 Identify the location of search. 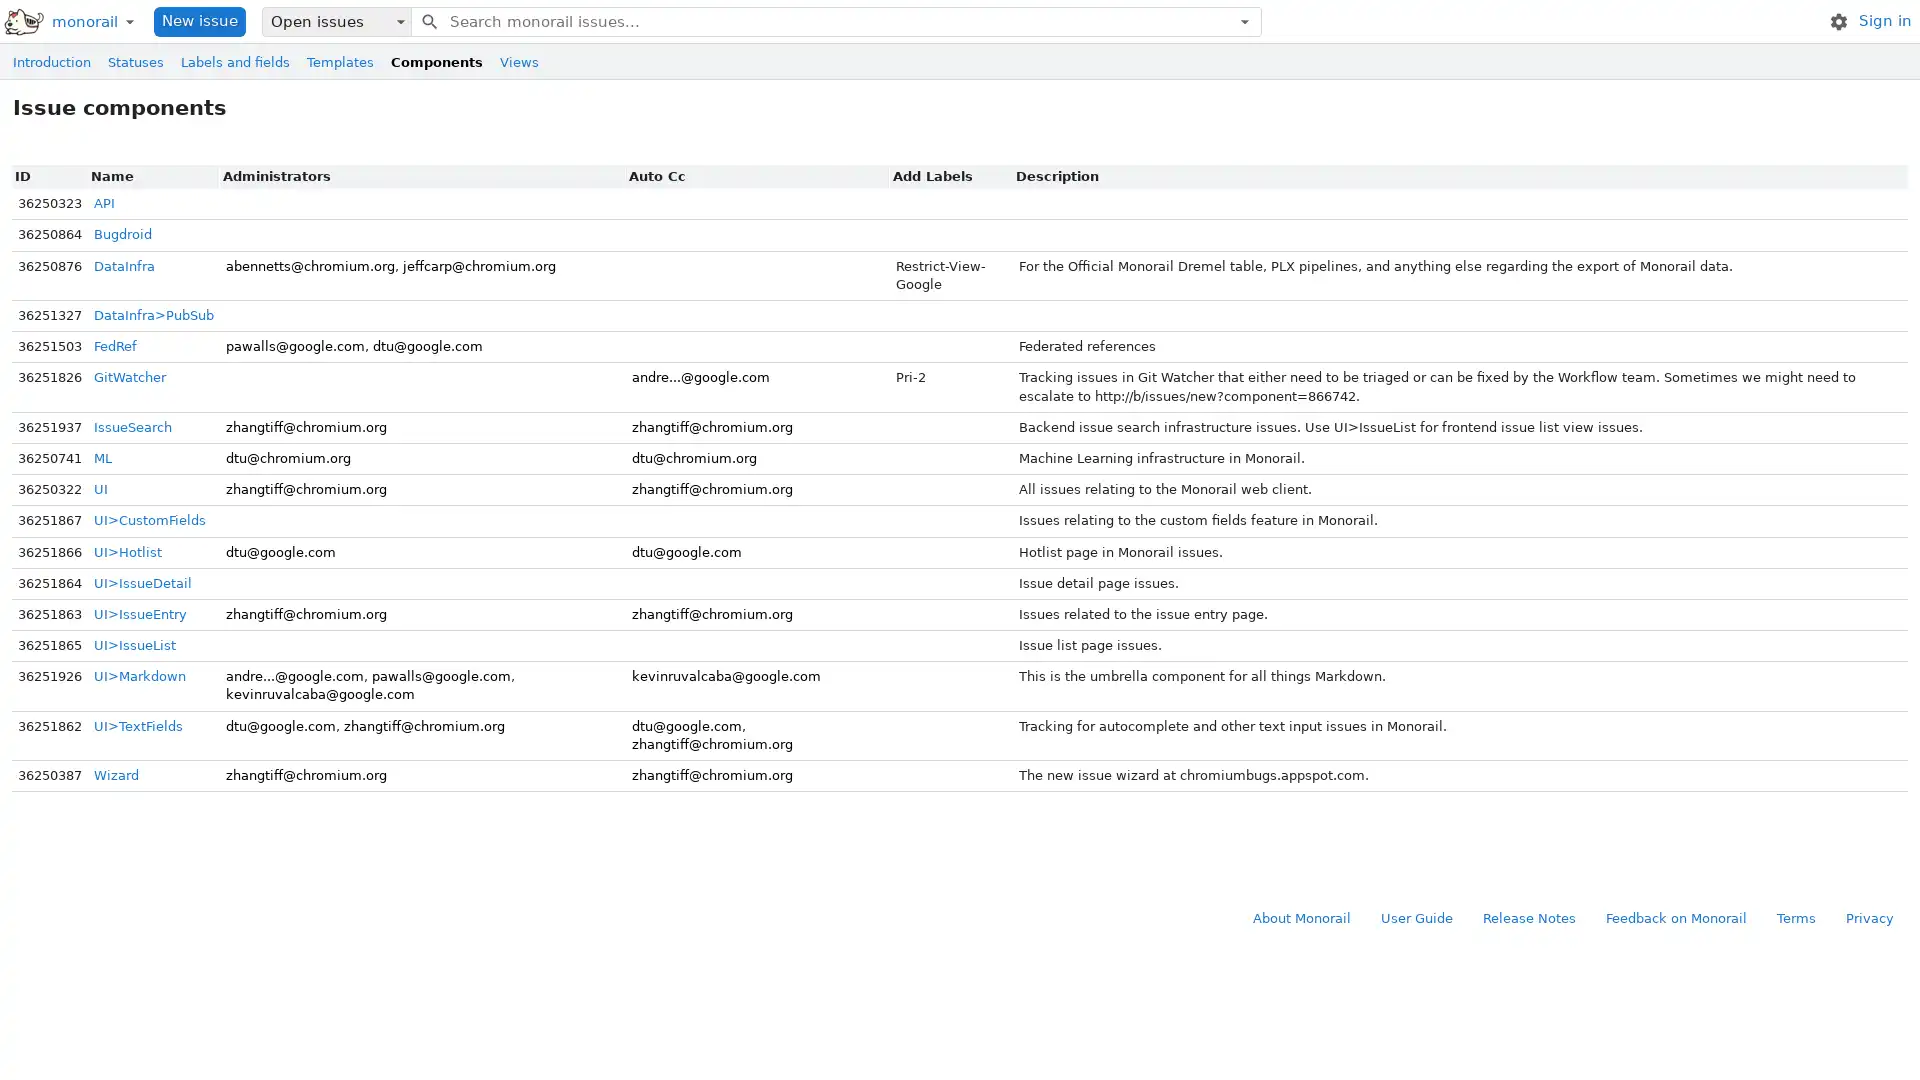
(427, 20).